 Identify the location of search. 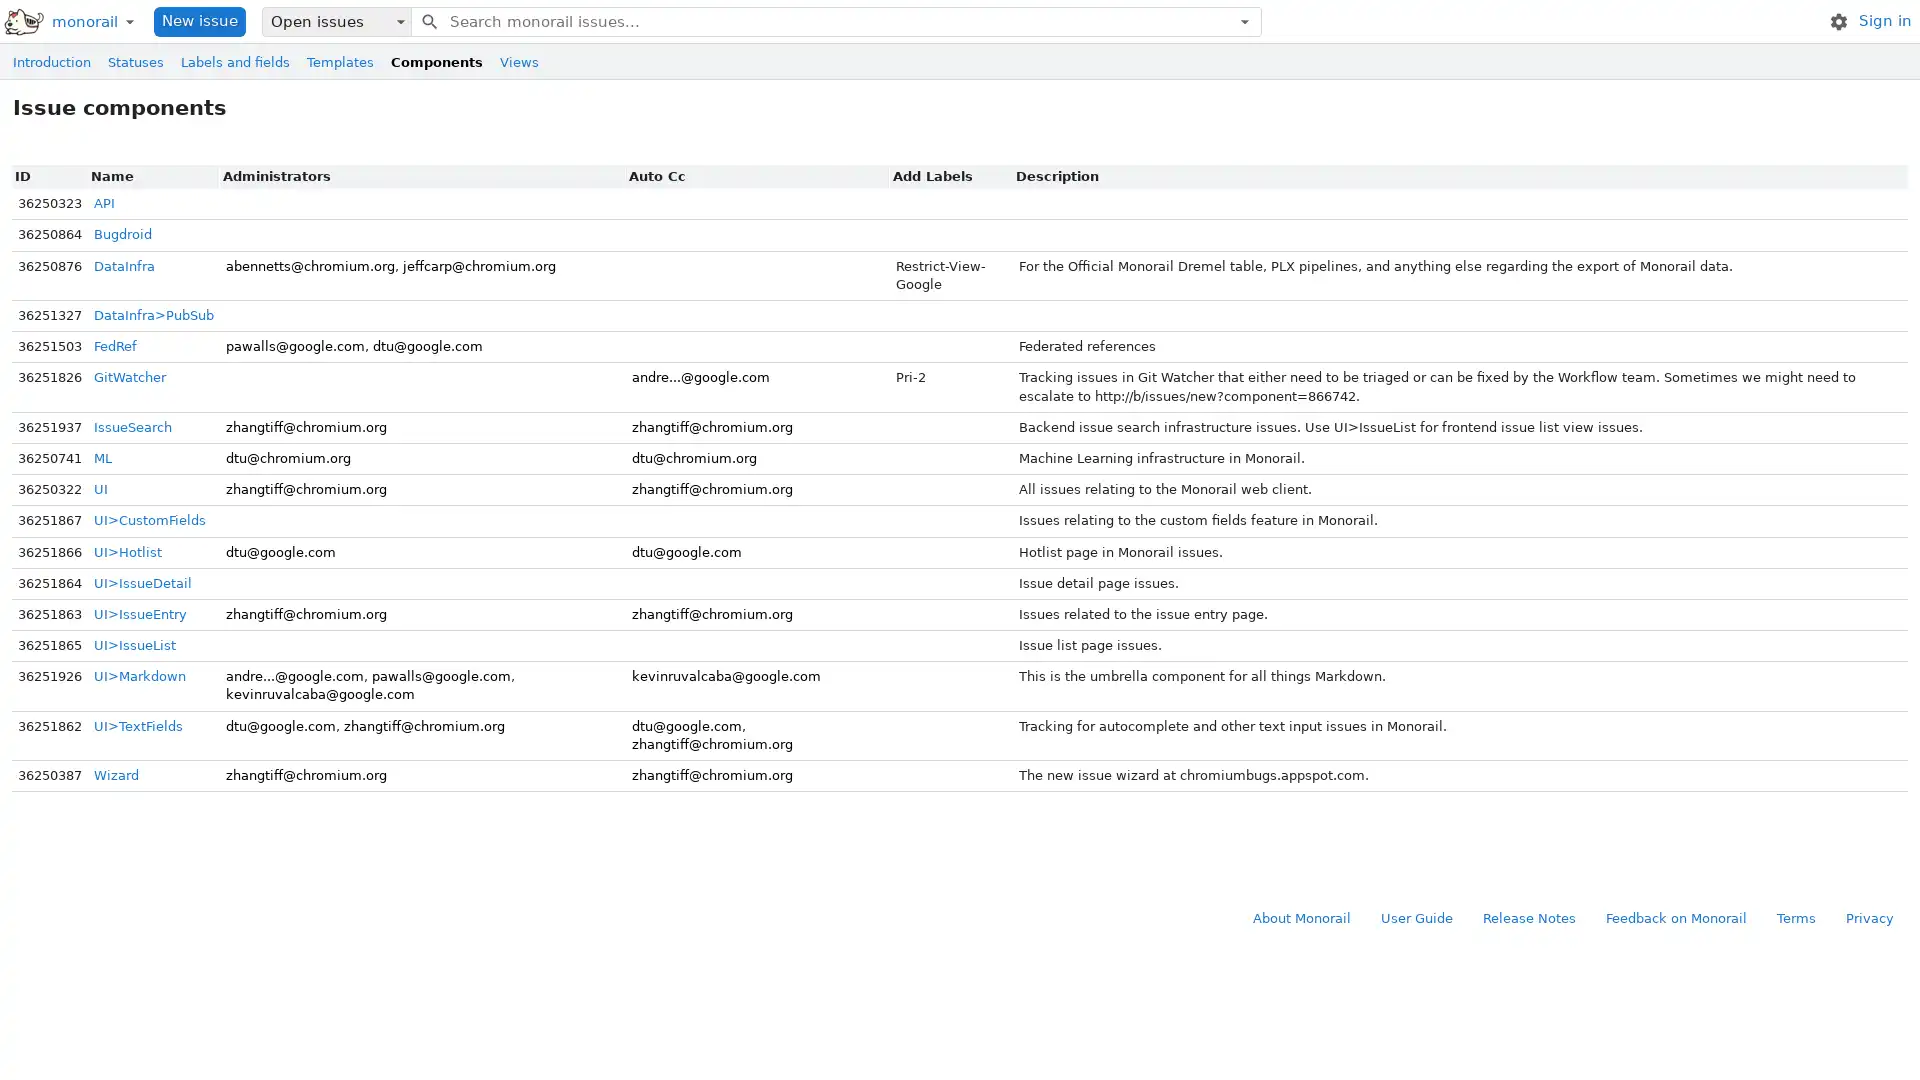
(427, 20).